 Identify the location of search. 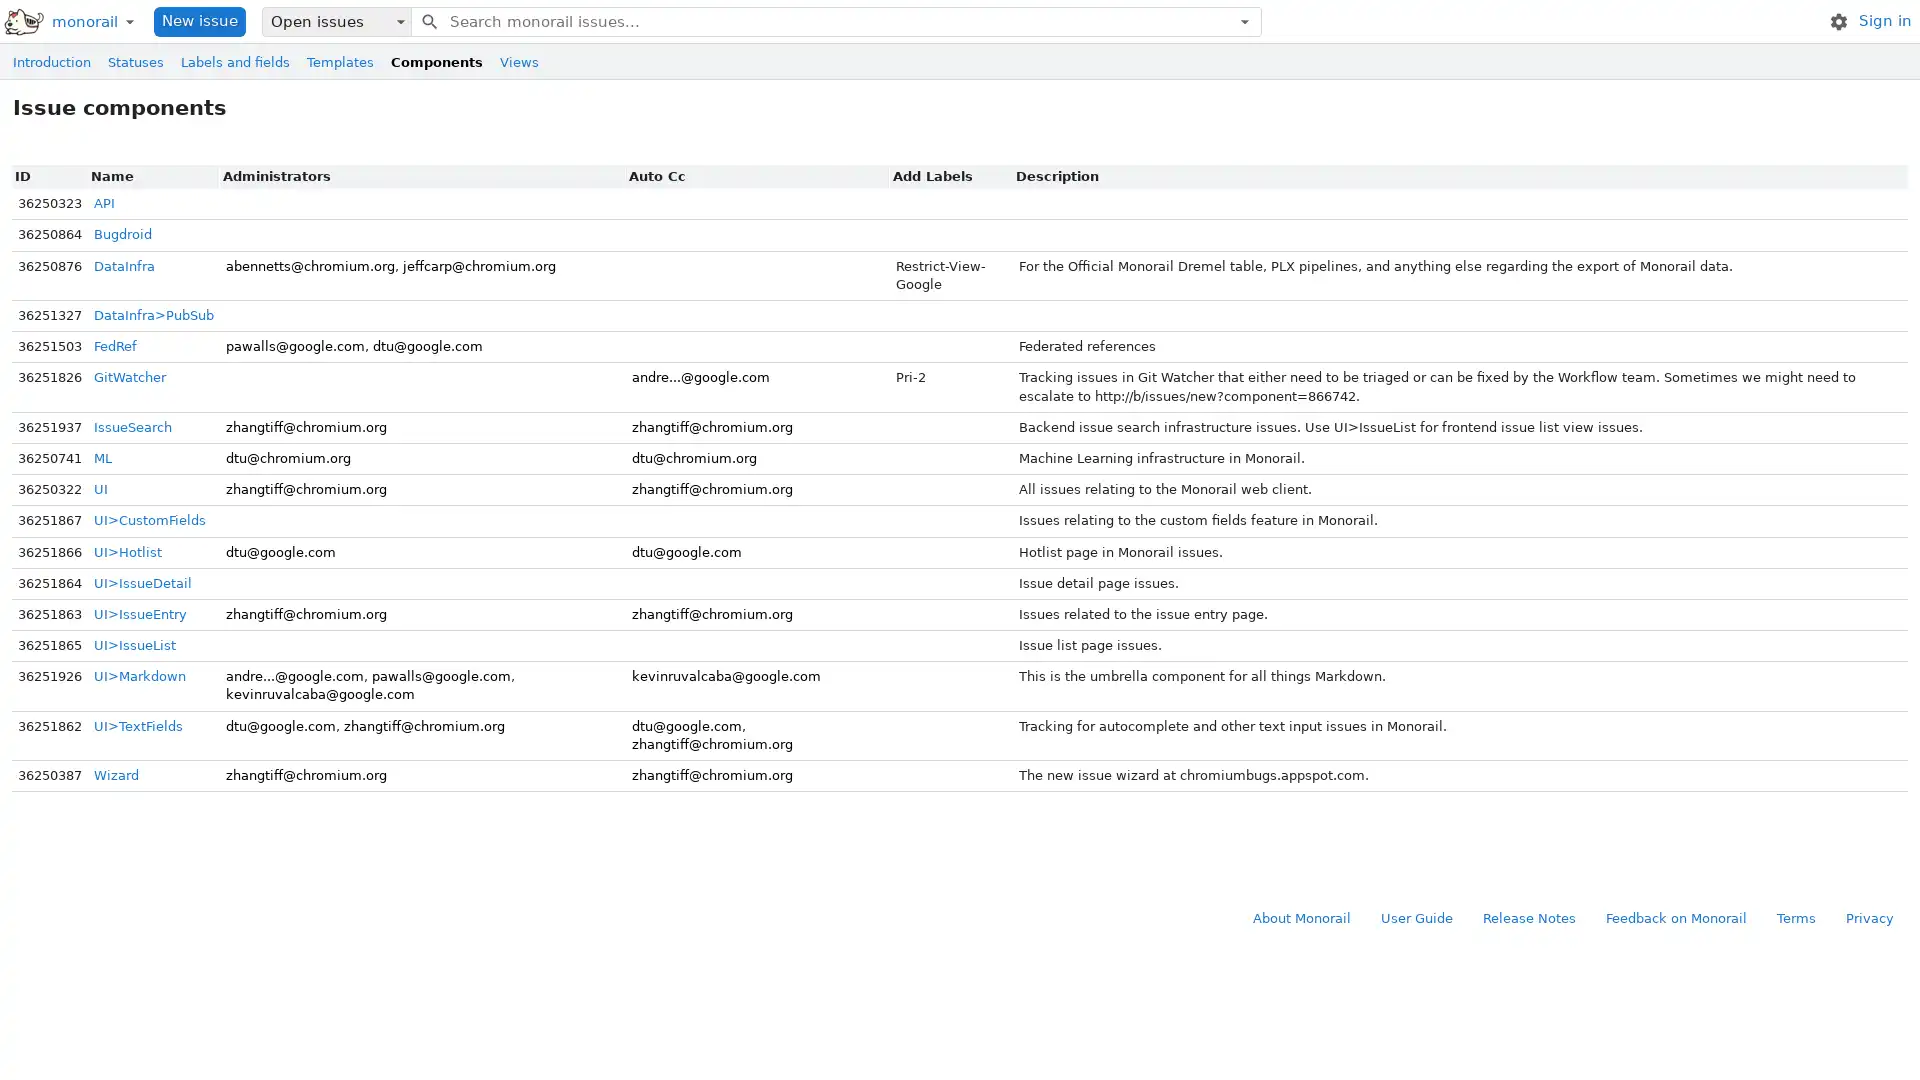
(427, 20).